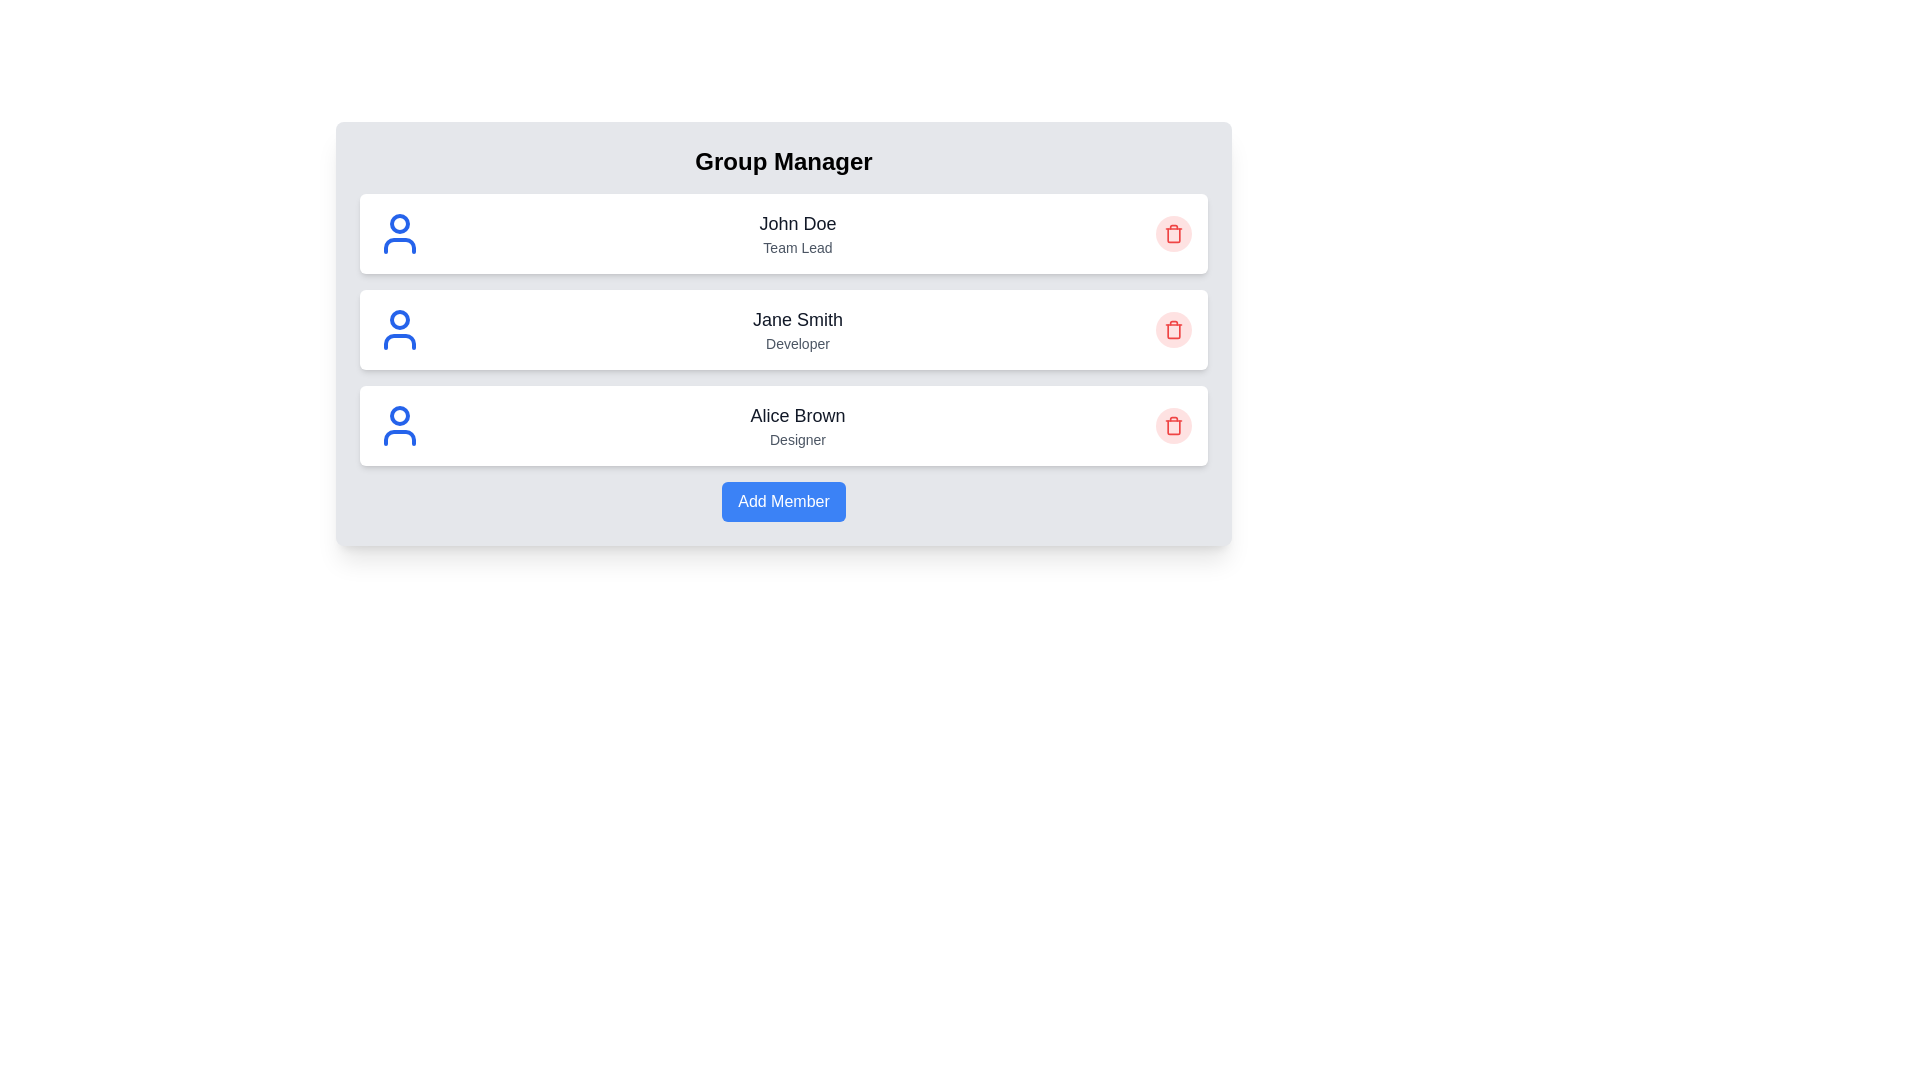 The height and width of the screenshot is (1080, 1920). What do you see at coordinates (1174, 424) in the screenshot?
I see `the circular red button with a trash bin icon on the far-right side of the row containing 'Alice Brown' and 'Designer'` at bounding box center [1174, 424].